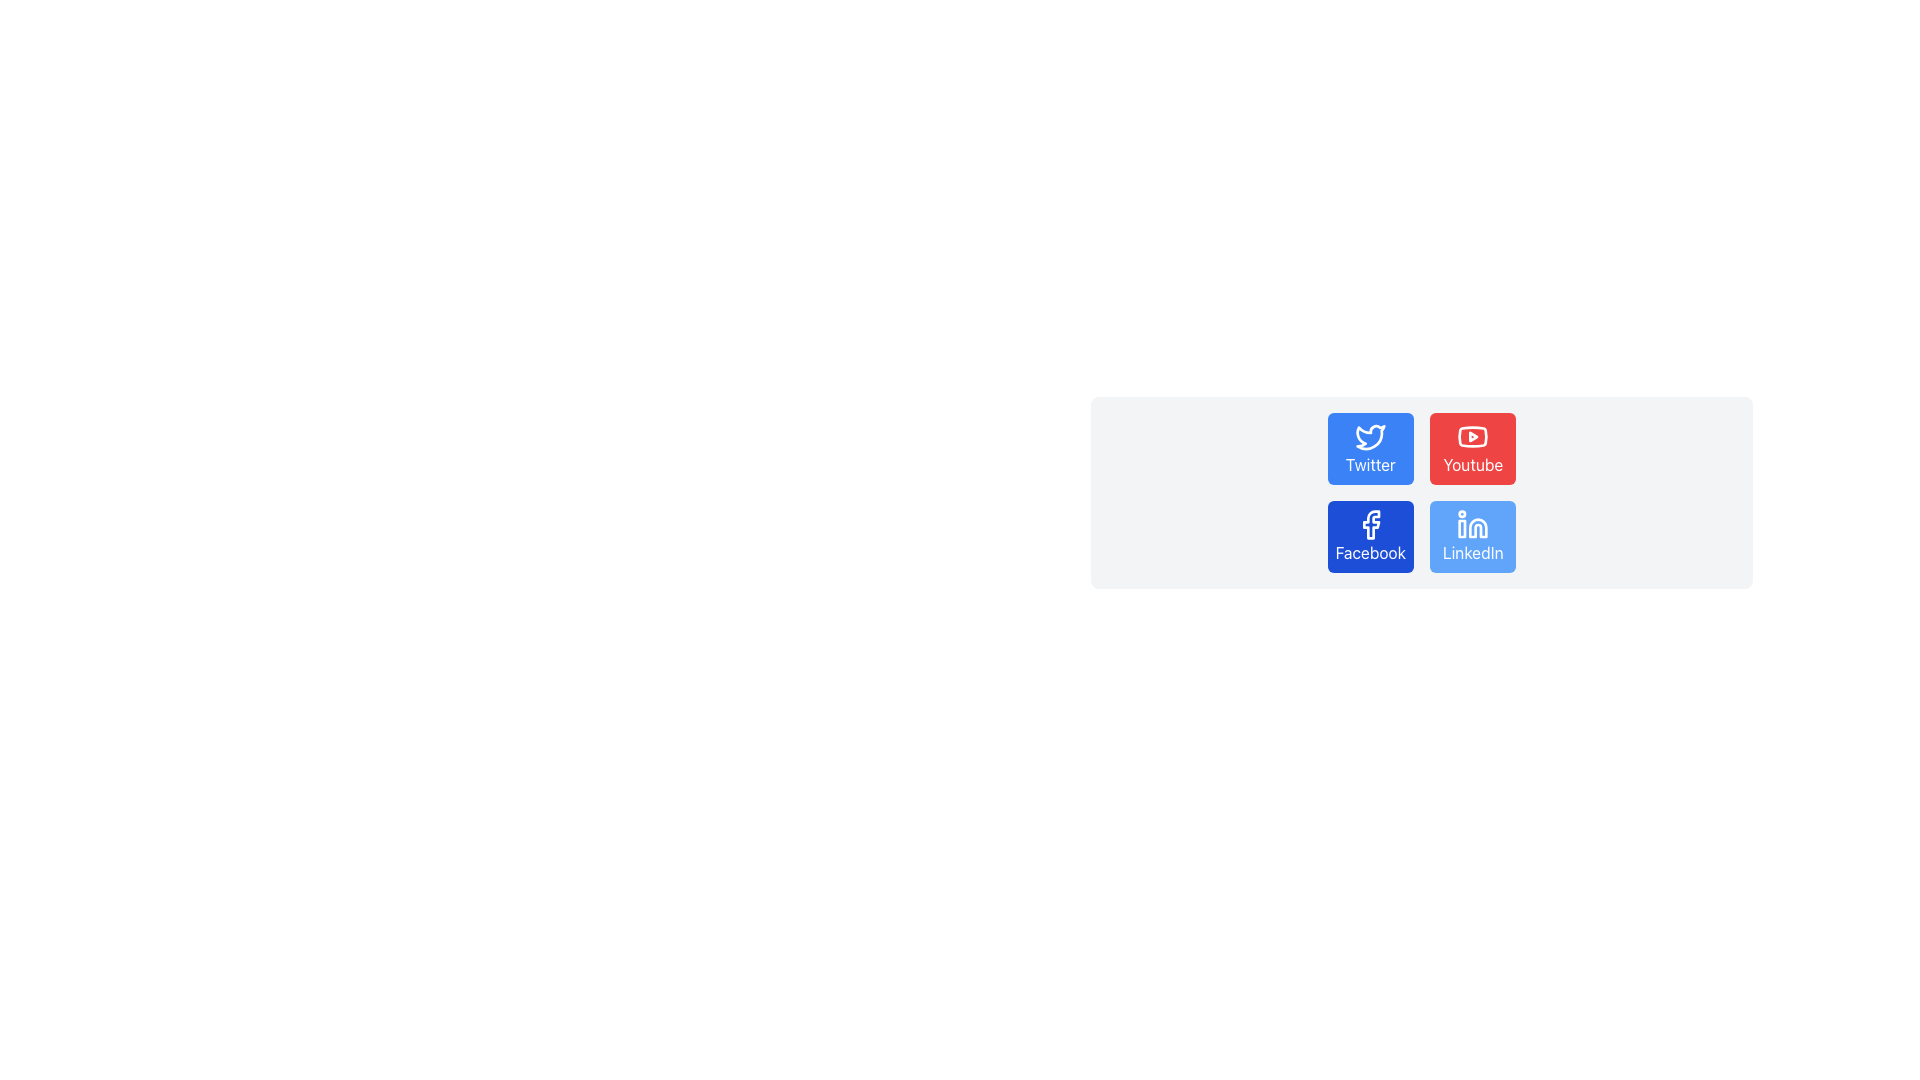 The height and width of the screenshot is (1080, 1920). I want to click on text label displaying 'Twitter' which is styled with a white font on a blue background, positioned below the Twitter icon in a grid layout, so click(1369, 465).